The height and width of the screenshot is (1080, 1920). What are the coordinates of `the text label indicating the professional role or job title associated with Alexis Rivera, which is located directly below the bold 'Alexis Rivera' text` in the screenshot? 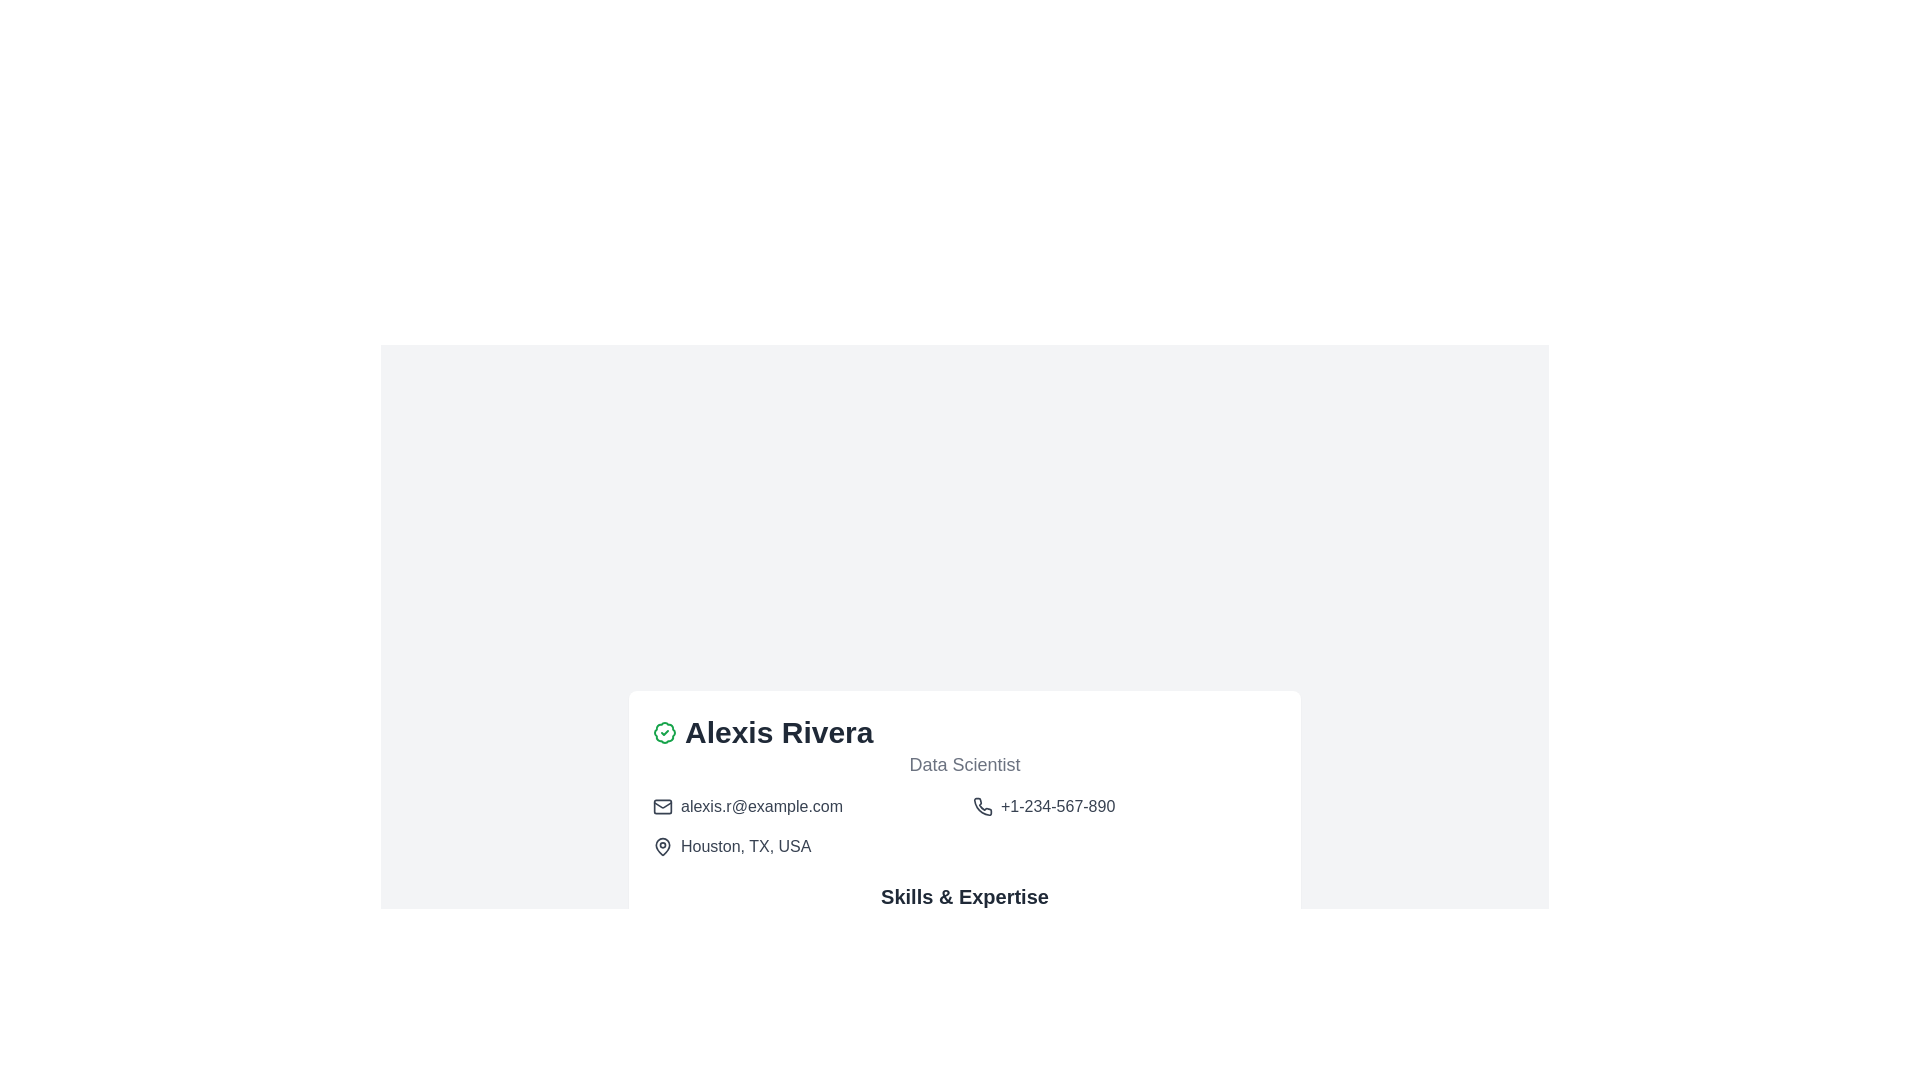 It's located at (964, 764).